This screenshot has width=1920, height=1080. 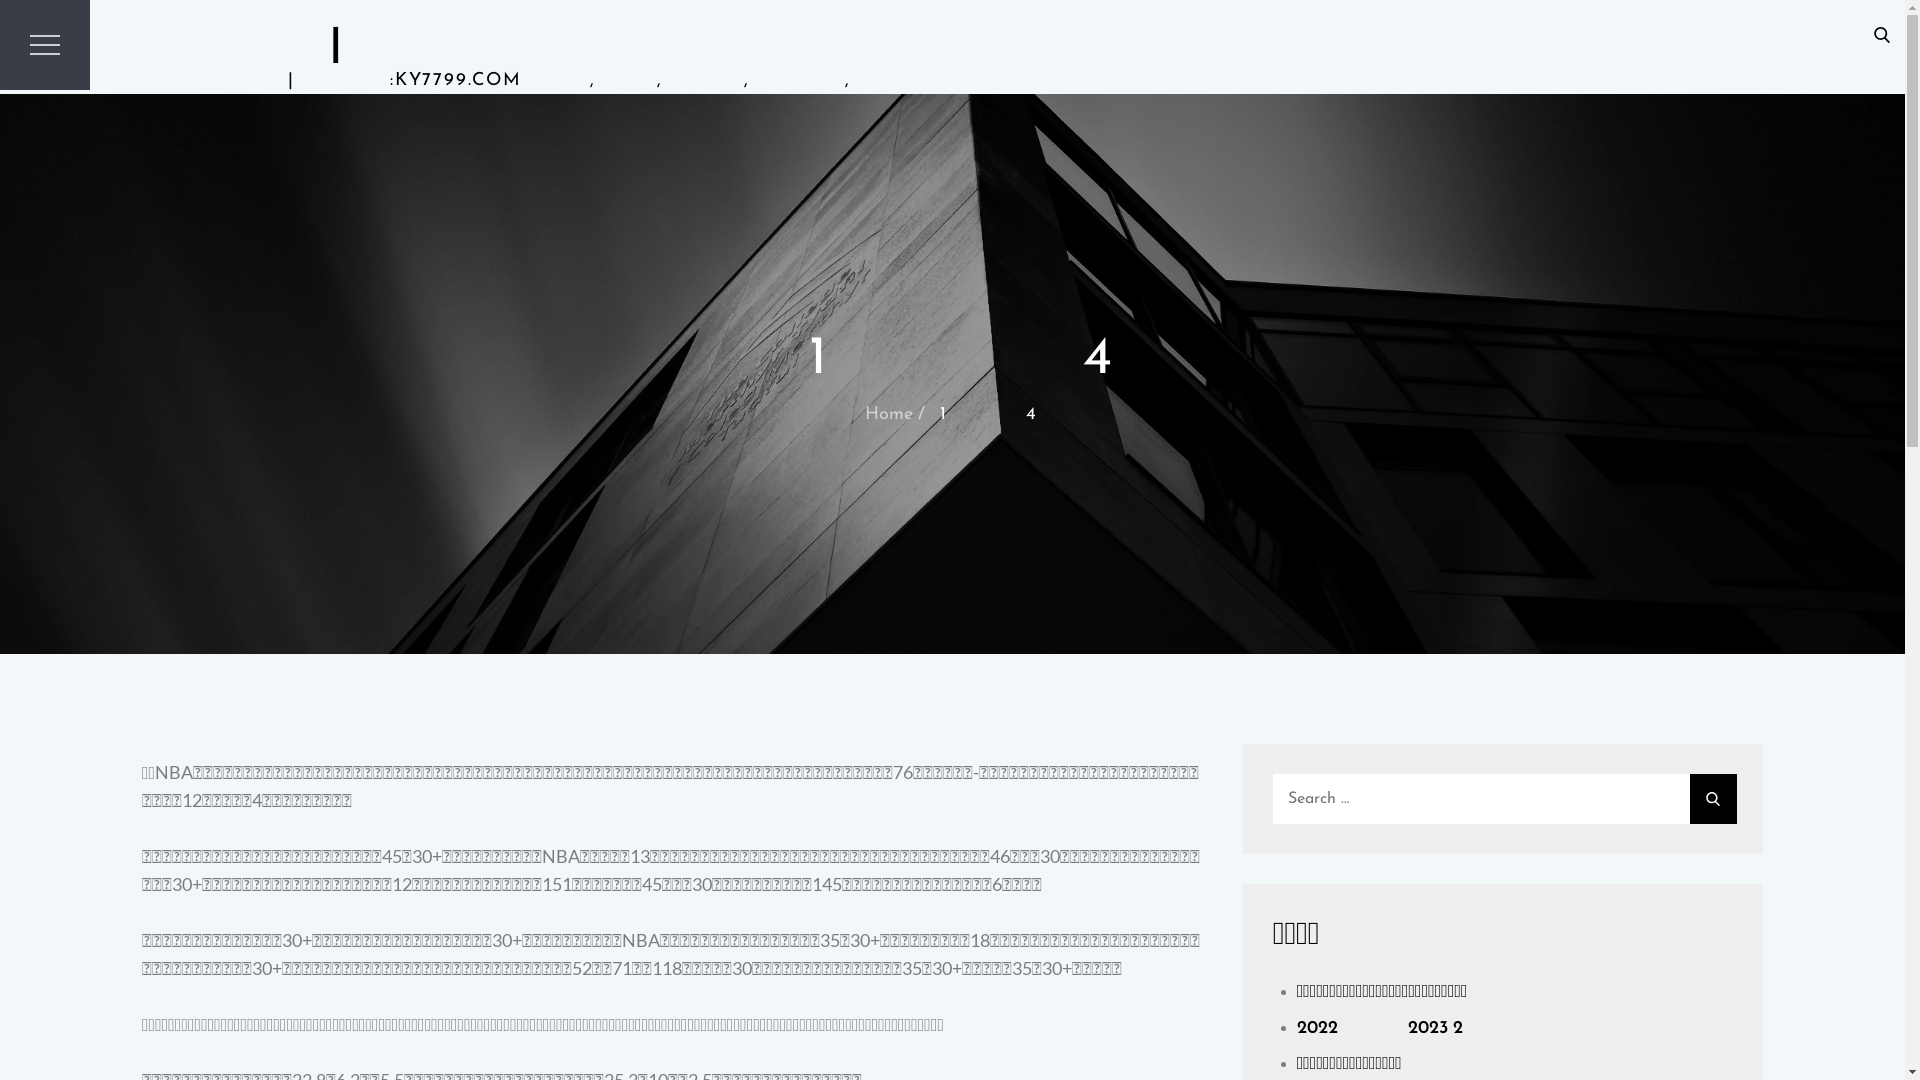 I want to click on 'Home', so click(x=887, y=413).